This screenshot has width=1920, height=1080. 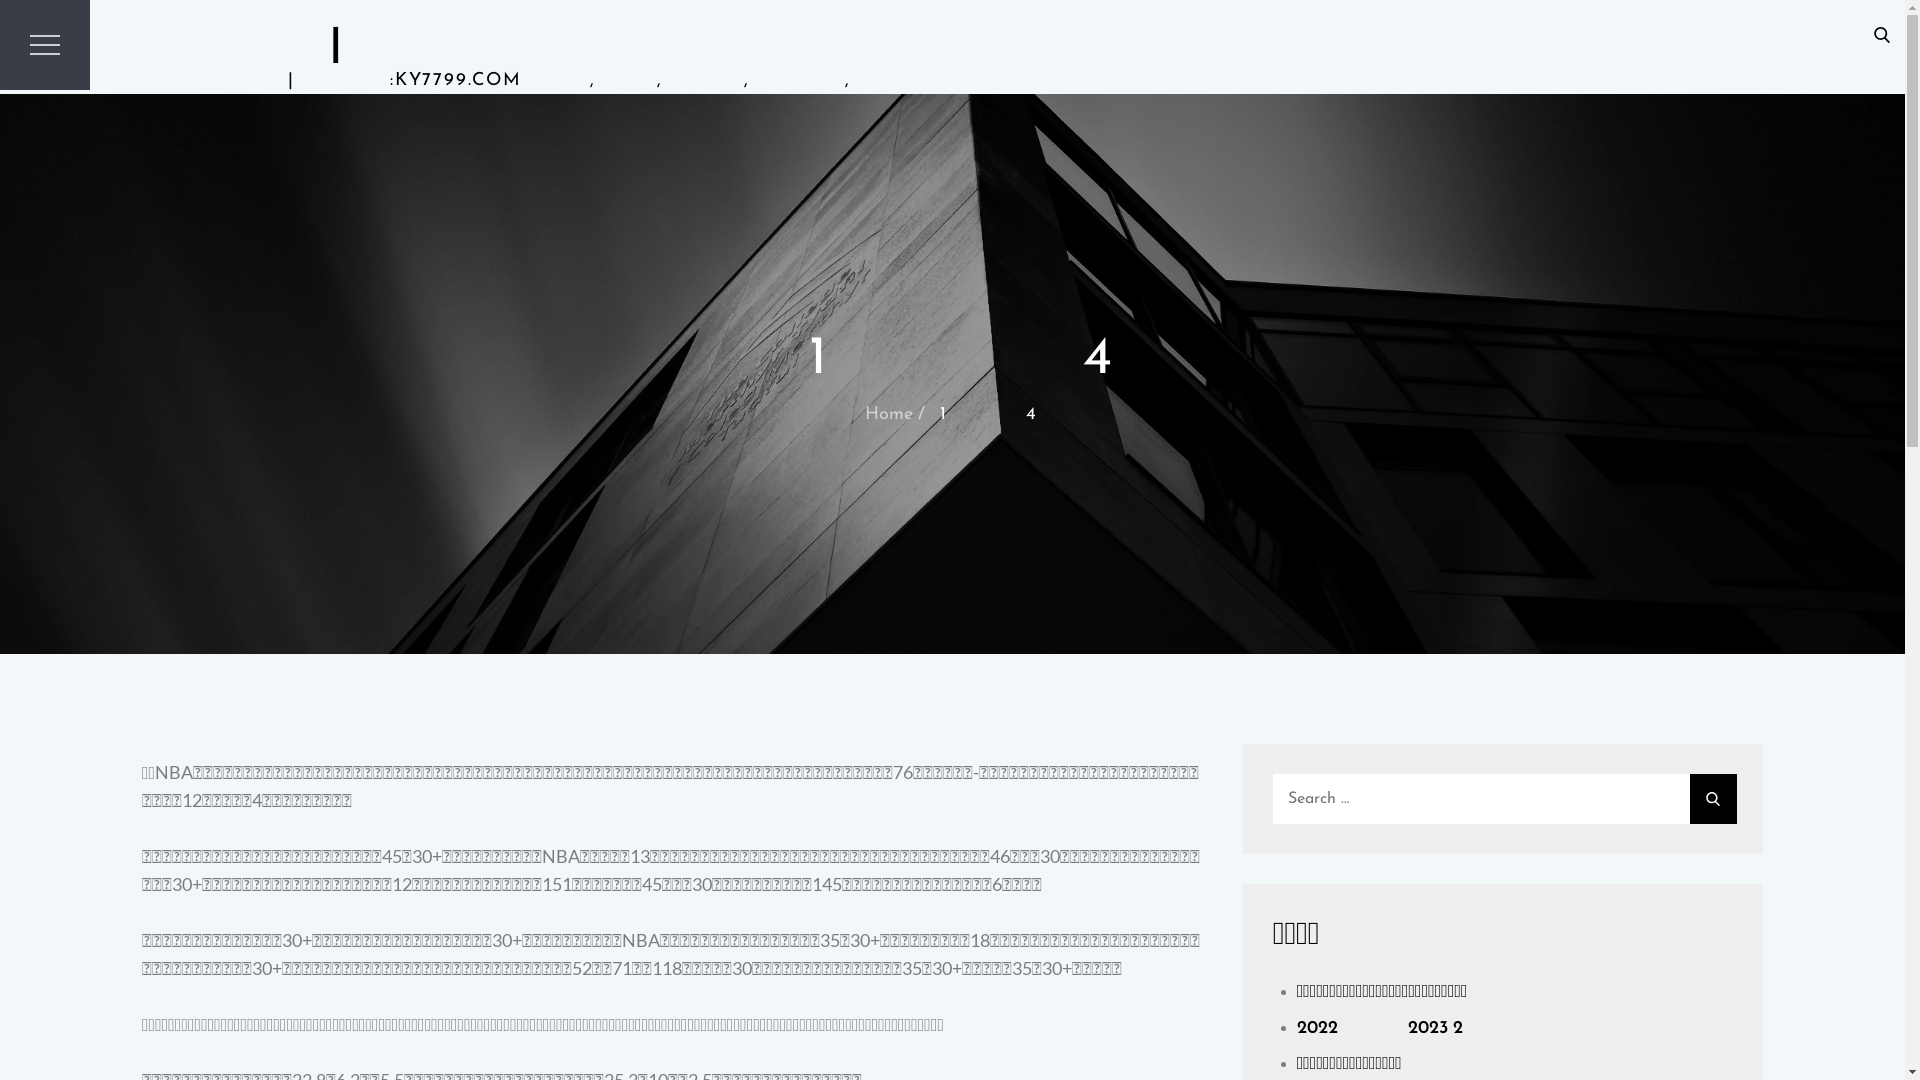 I want to click on 'Home', so click(x=887, y=413).